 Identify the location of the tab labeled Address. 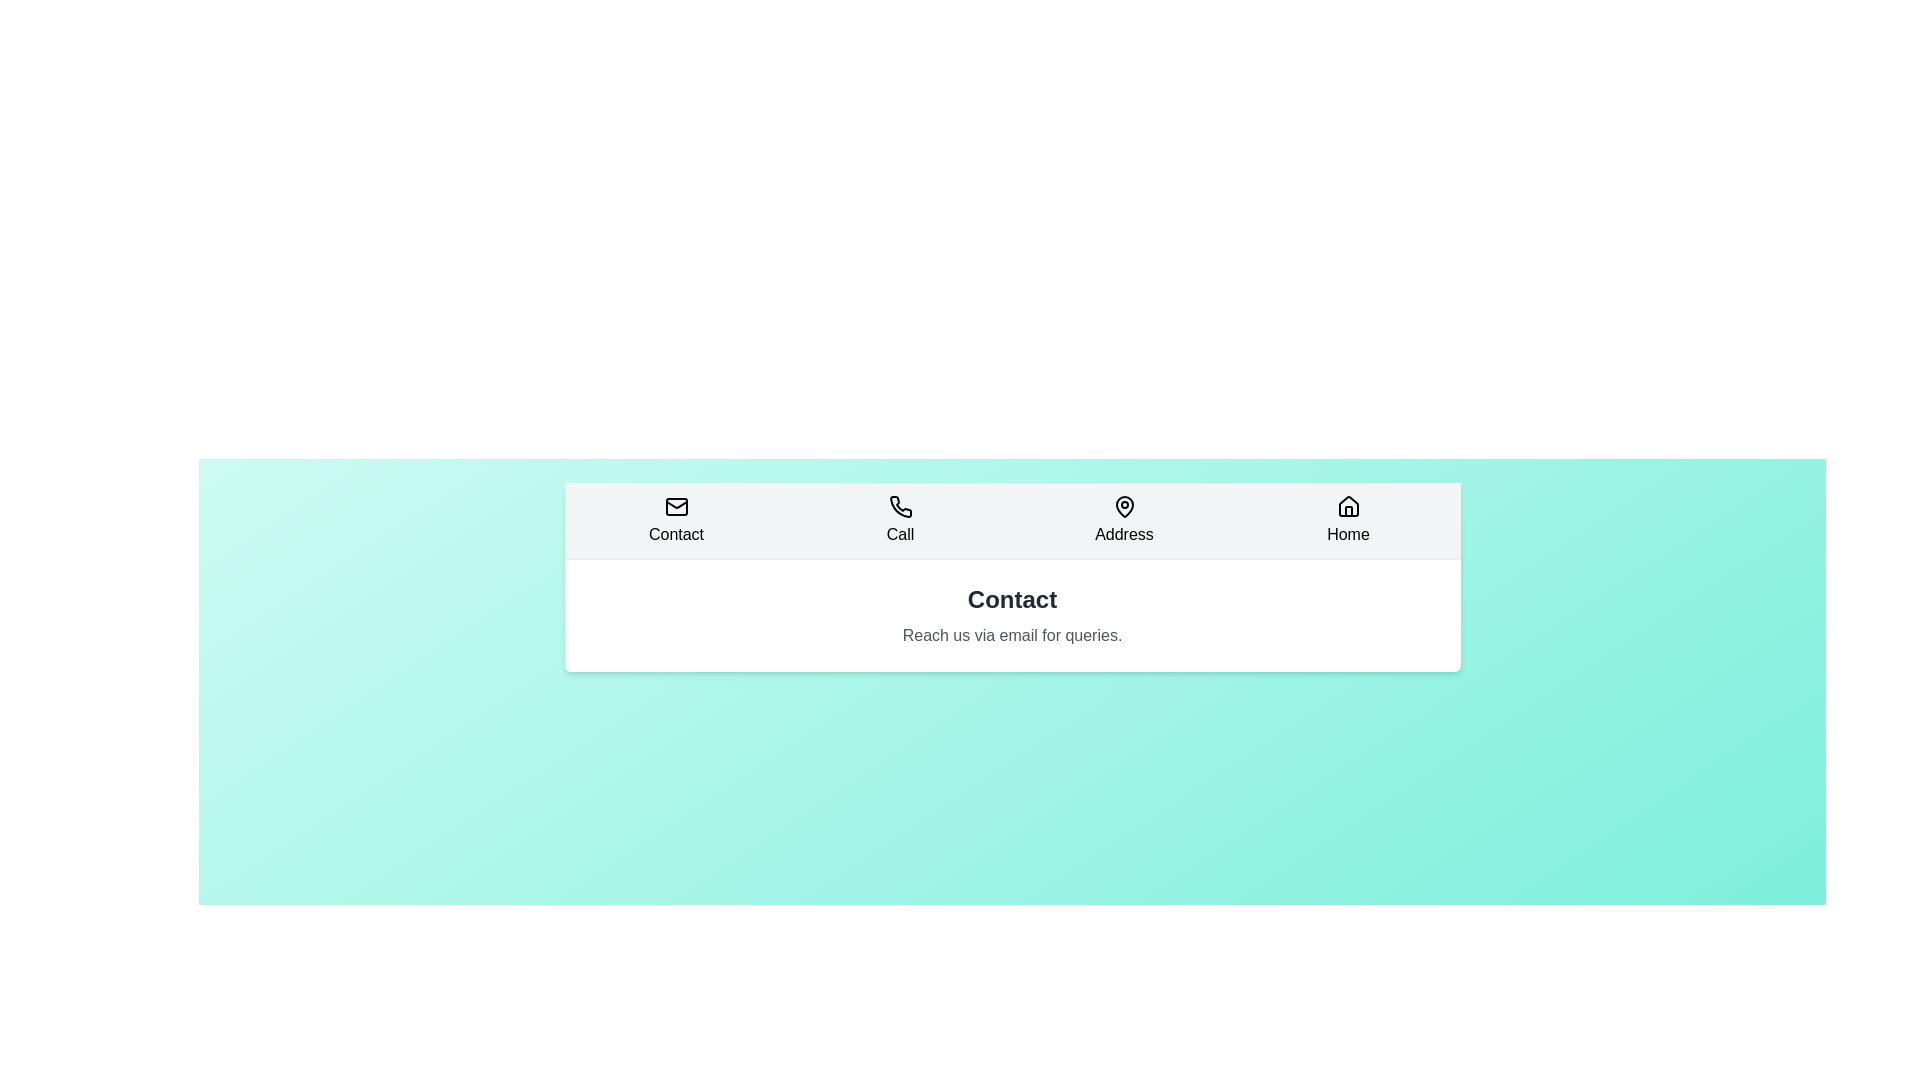
(1124, 519).